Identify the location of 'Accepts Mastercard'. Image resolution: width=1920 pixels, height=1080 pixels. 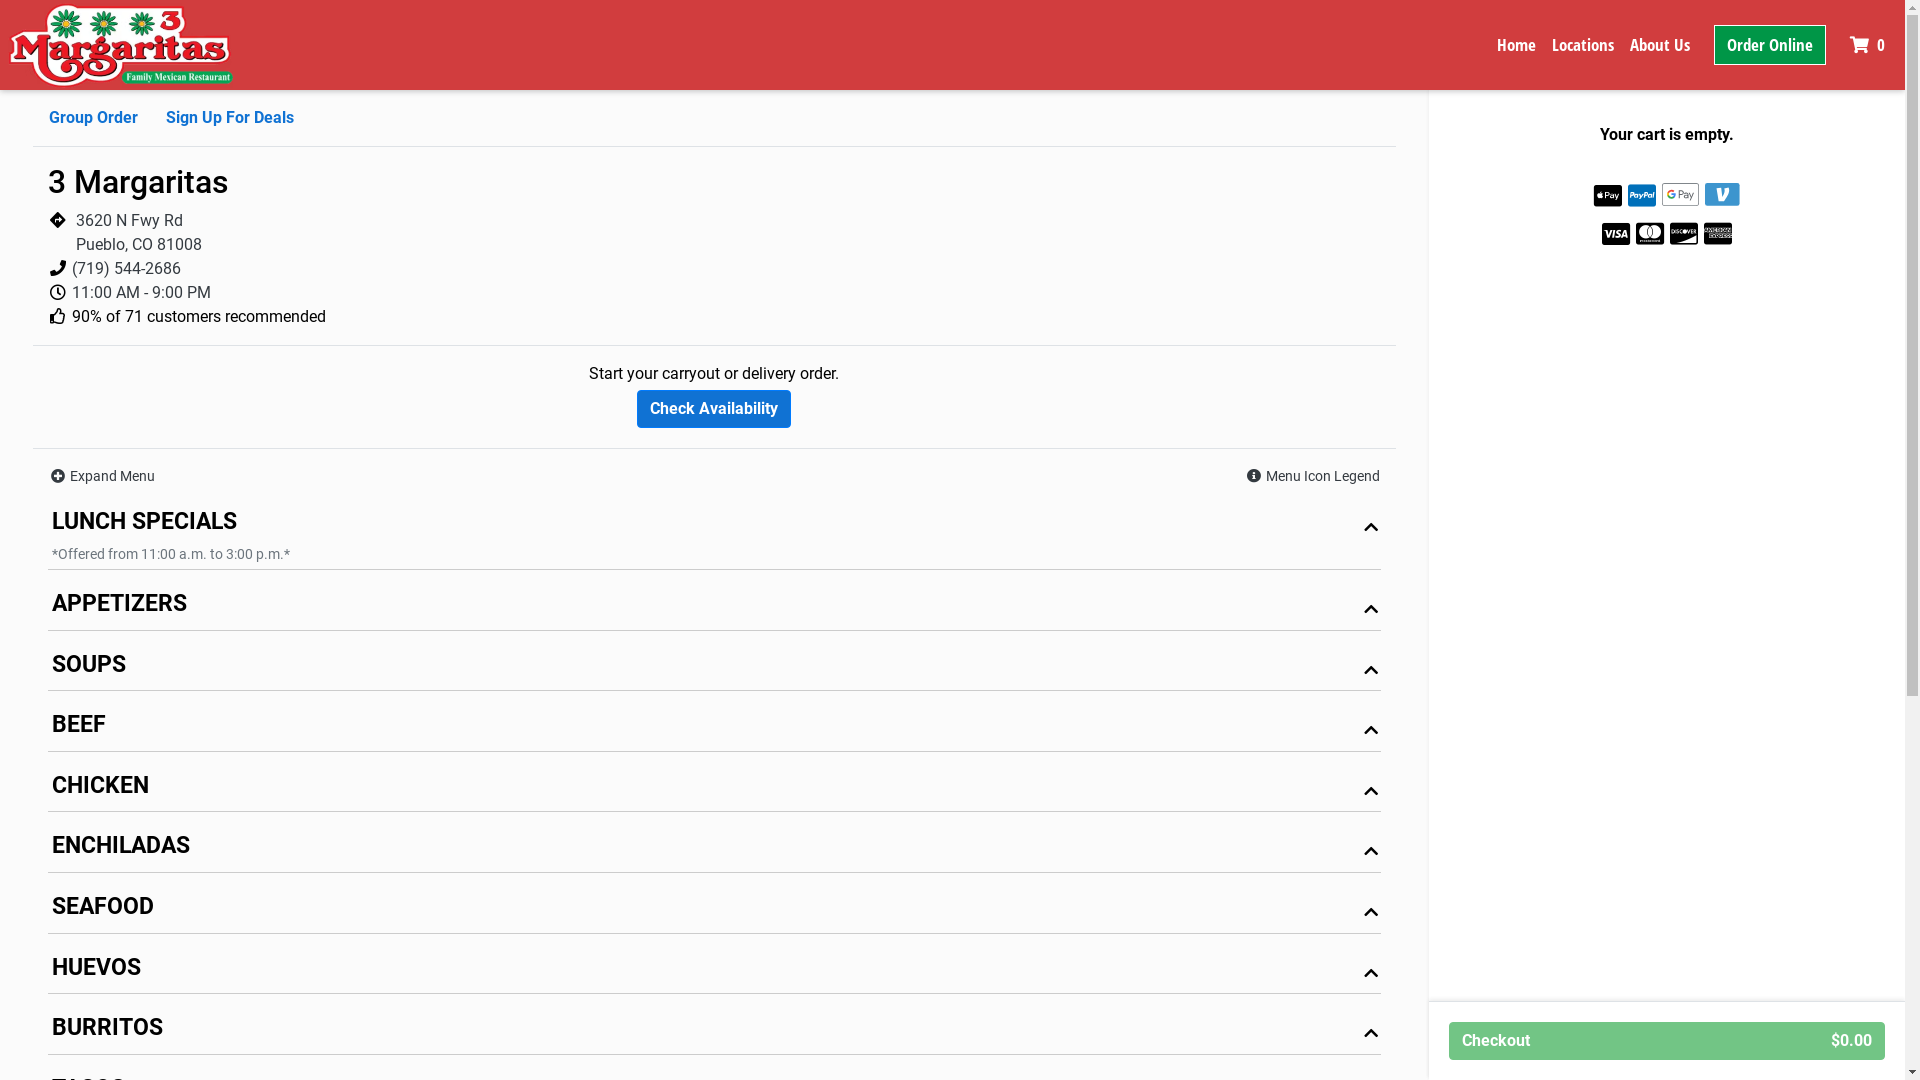
(1636, 231).